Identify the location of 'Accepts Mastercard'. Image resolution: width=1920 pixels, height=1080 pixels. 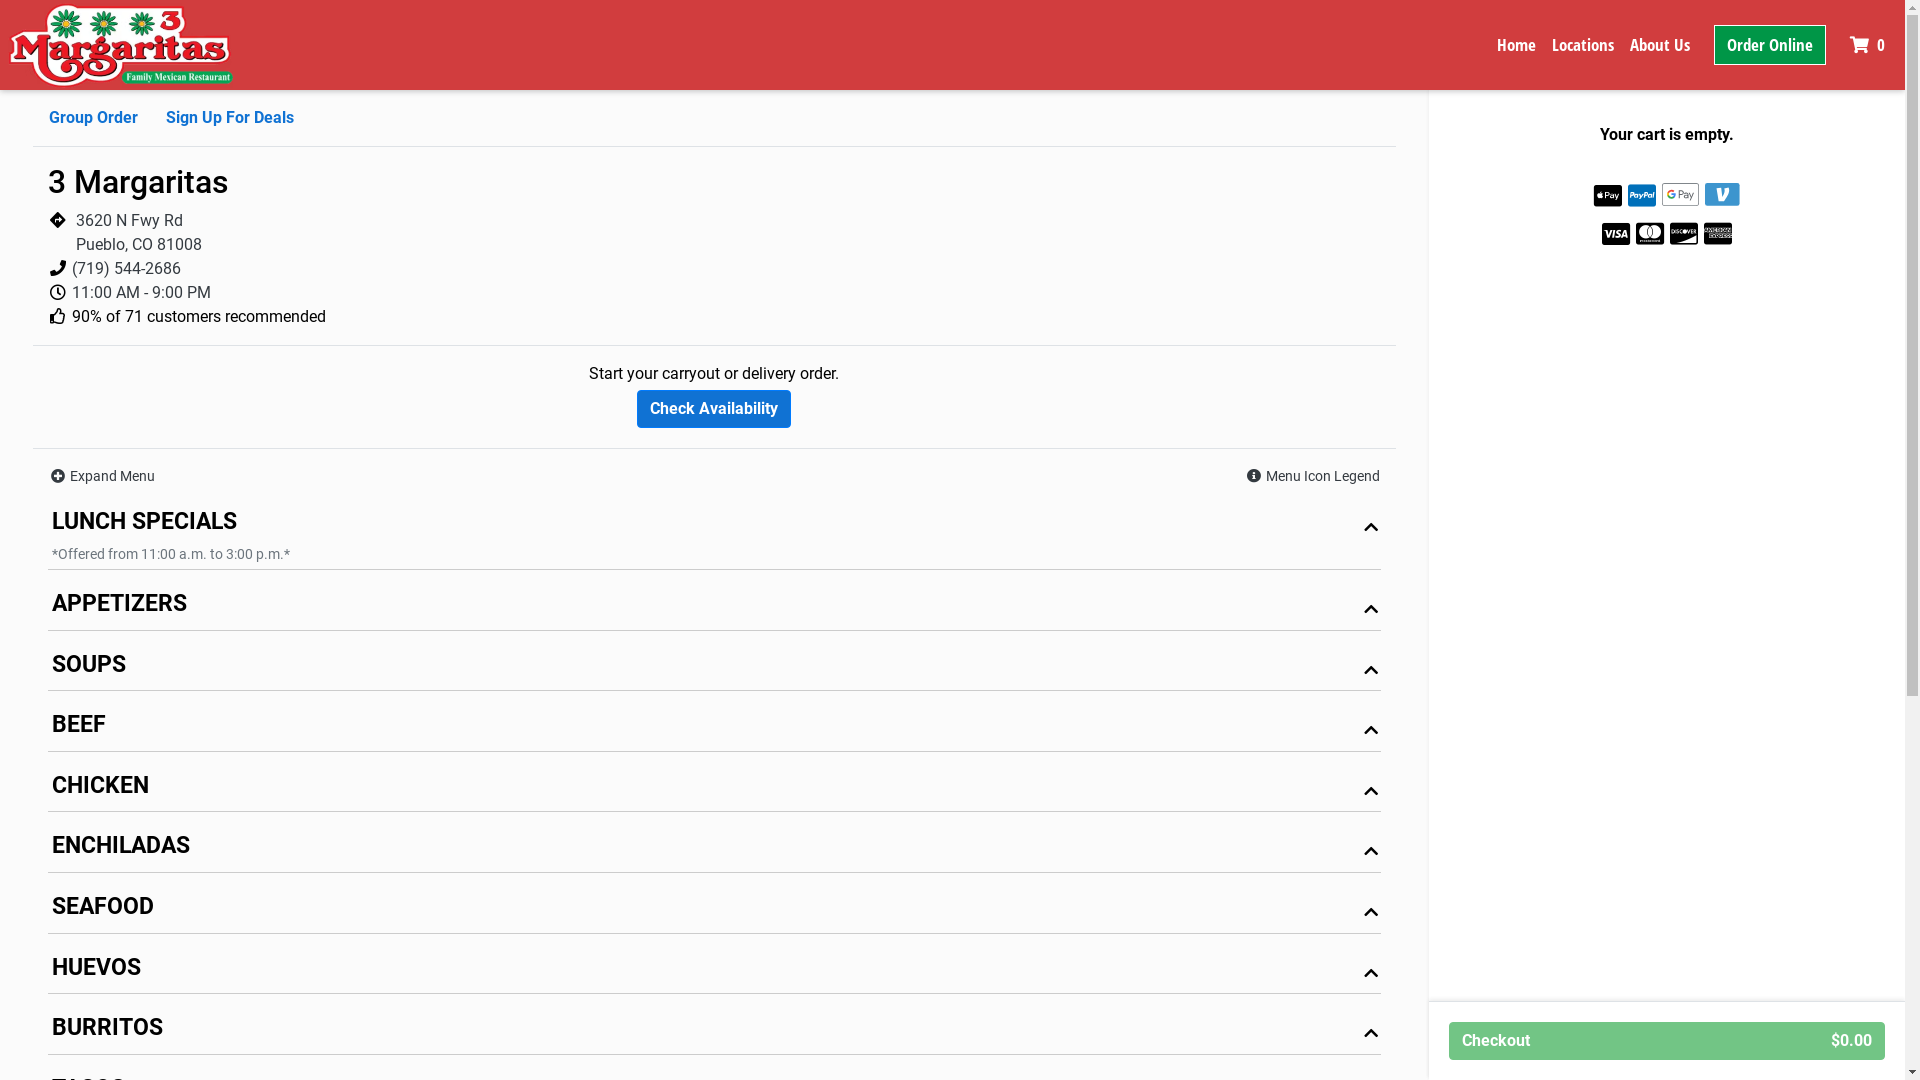
(1636, 231).